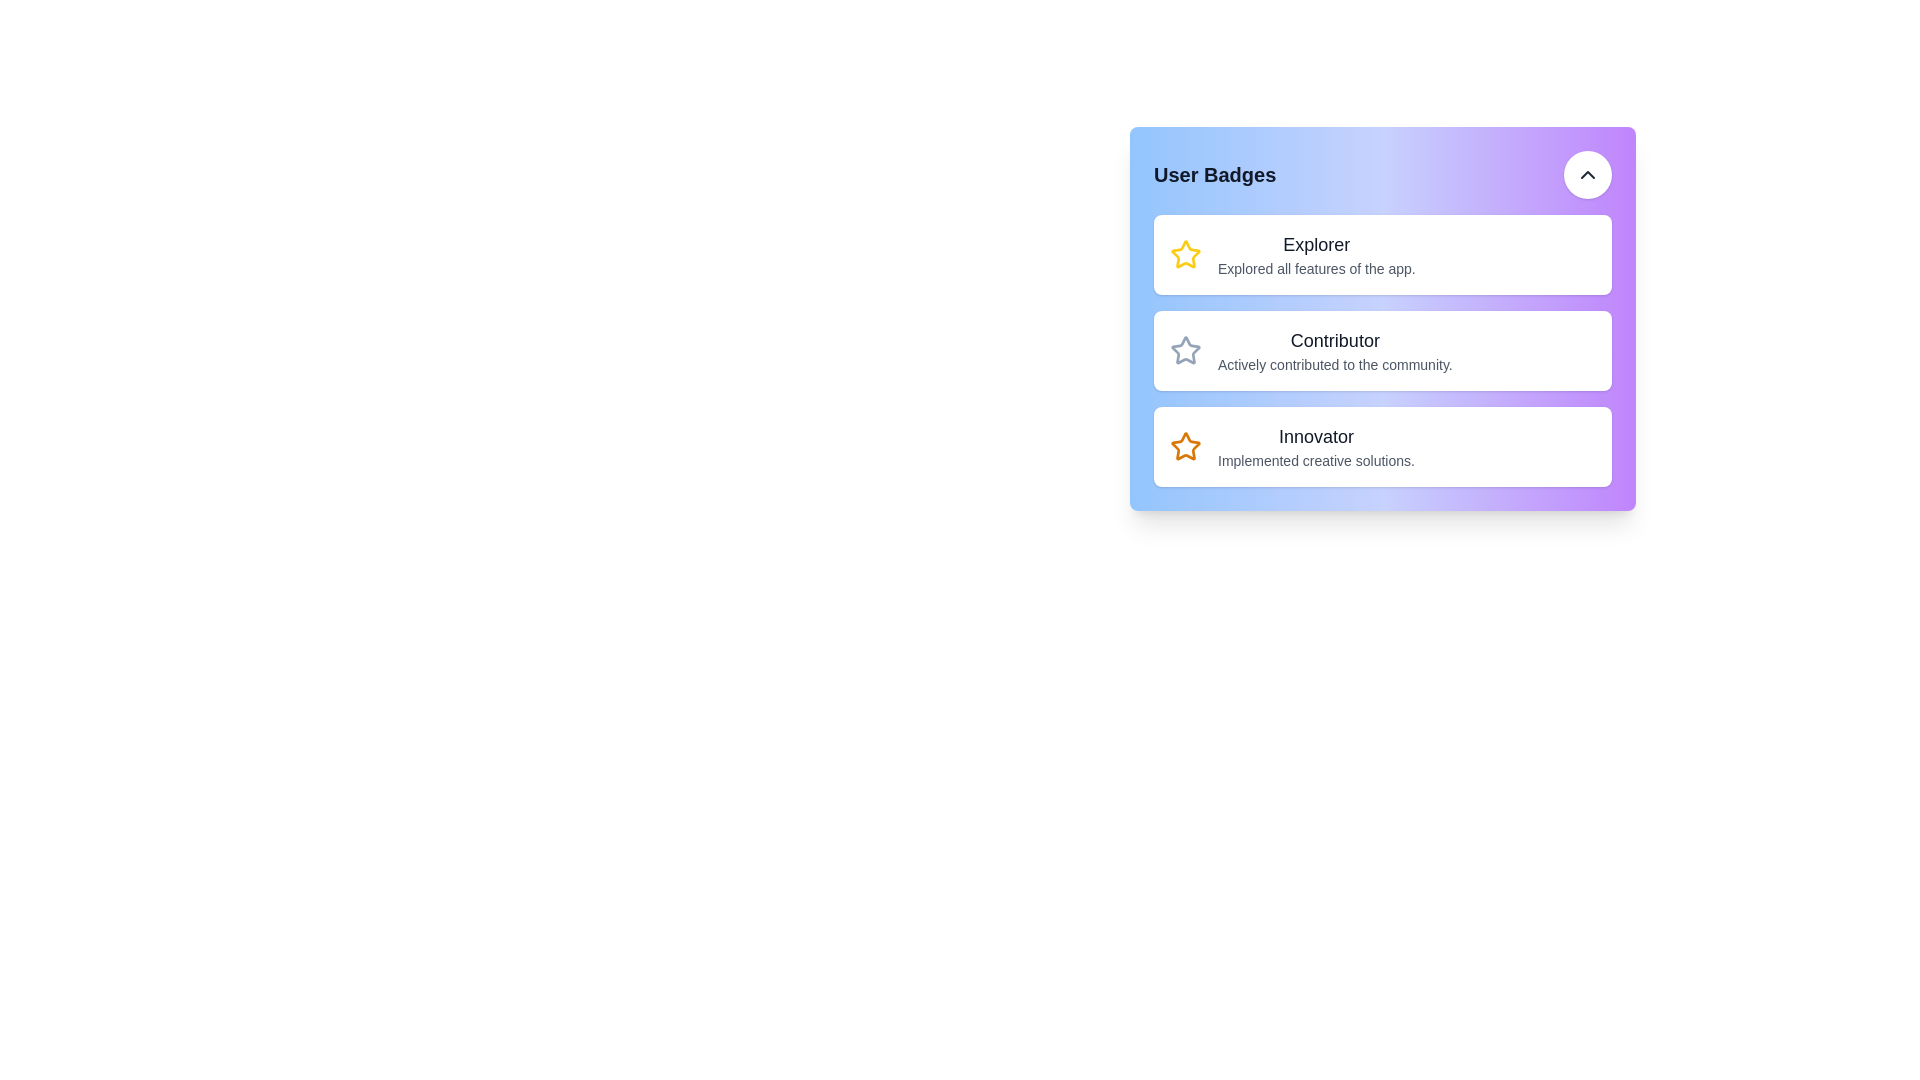  I want to click on text present in the Informational card or badge descriptor that displays 'Contributor' and 'Actively contributed to the community.', so click(1381, 350).